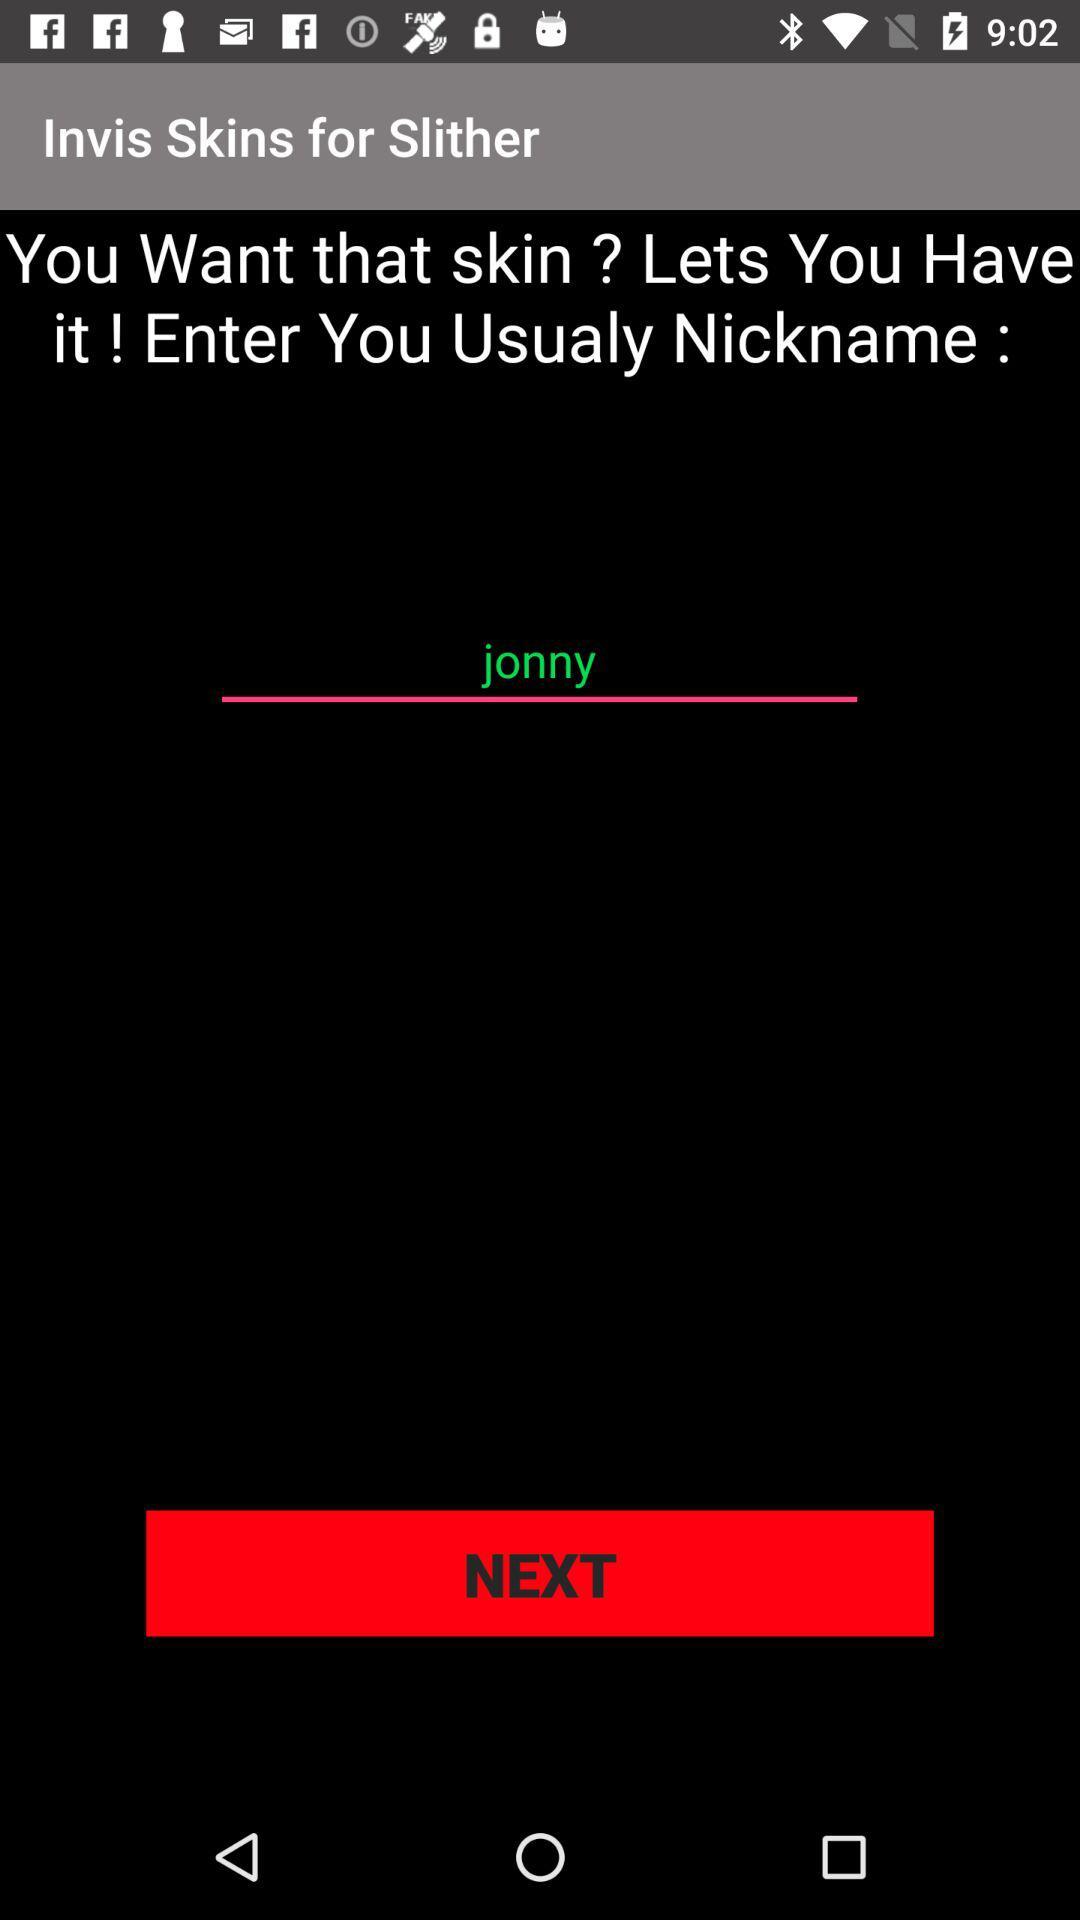 The width and height of the screenshot is (1080, 1920). What do you see at coordinates (538, 660) in the screenshot?
I see `icon below you want that item` at bounding box center [538, 660].